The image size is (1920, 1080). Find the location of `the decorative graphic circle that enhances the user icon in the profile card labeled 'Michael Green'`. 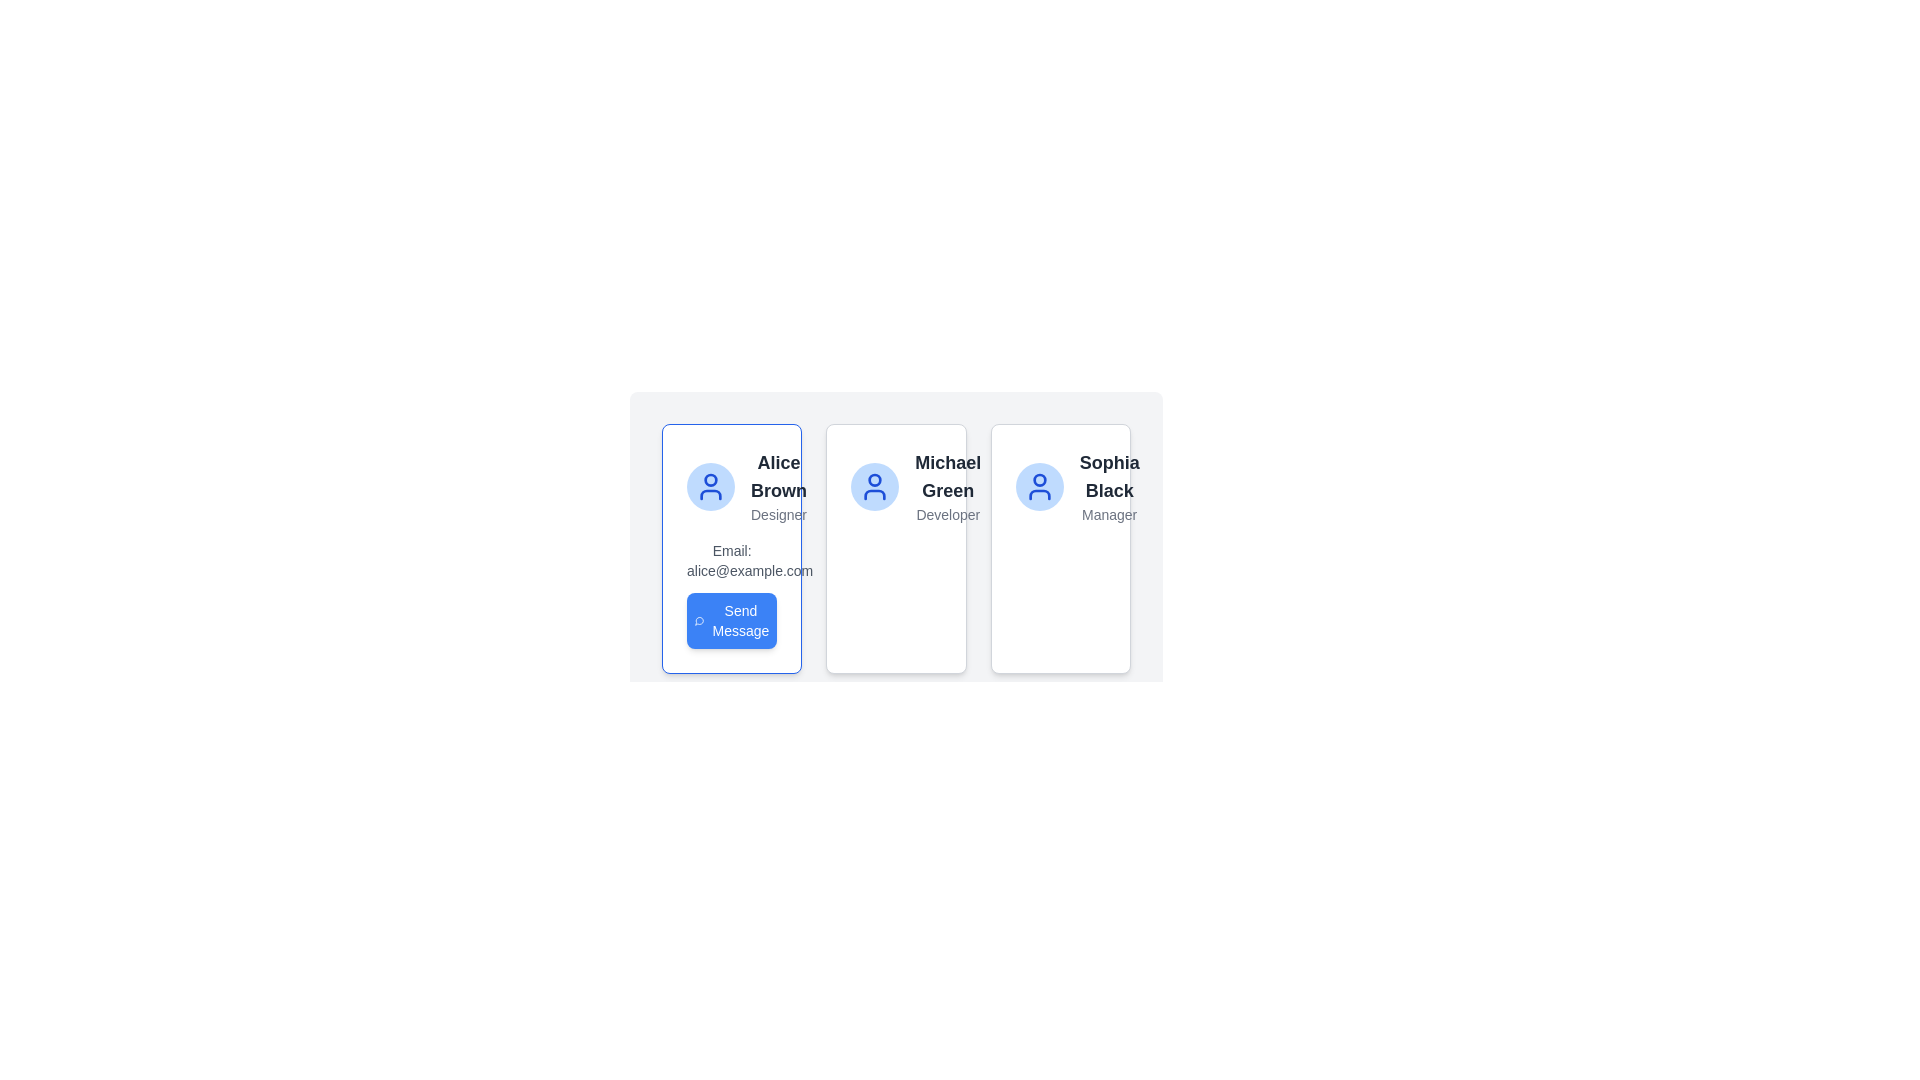

the decorative graphic circle that enhances the user icon in the profile card labeled 'Michael Green' is located at coordinates (875, 480).